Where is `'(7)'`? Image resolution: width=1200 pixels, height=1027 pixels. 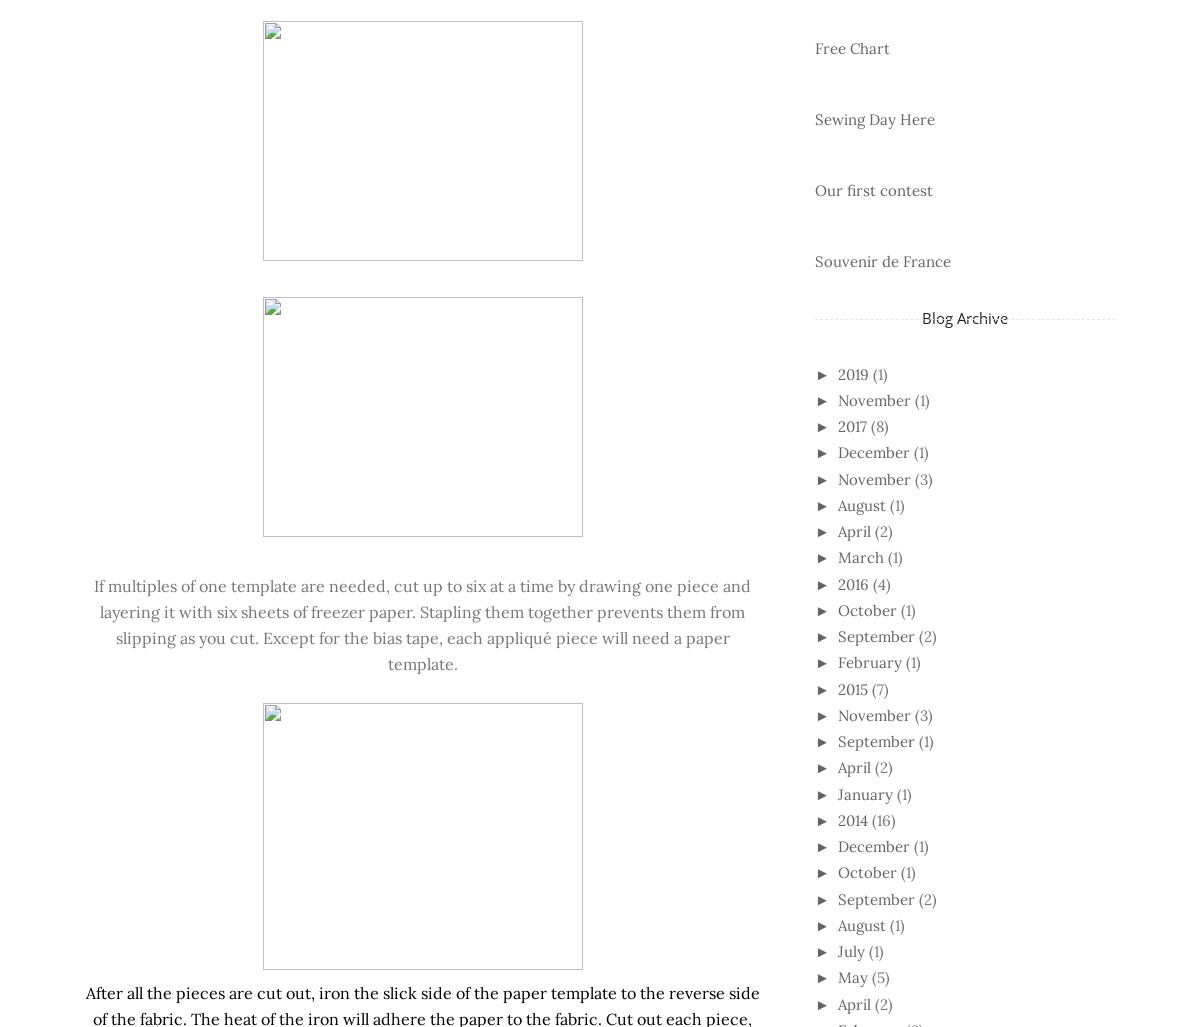
'(7)' is located at coordinates (878, 688).